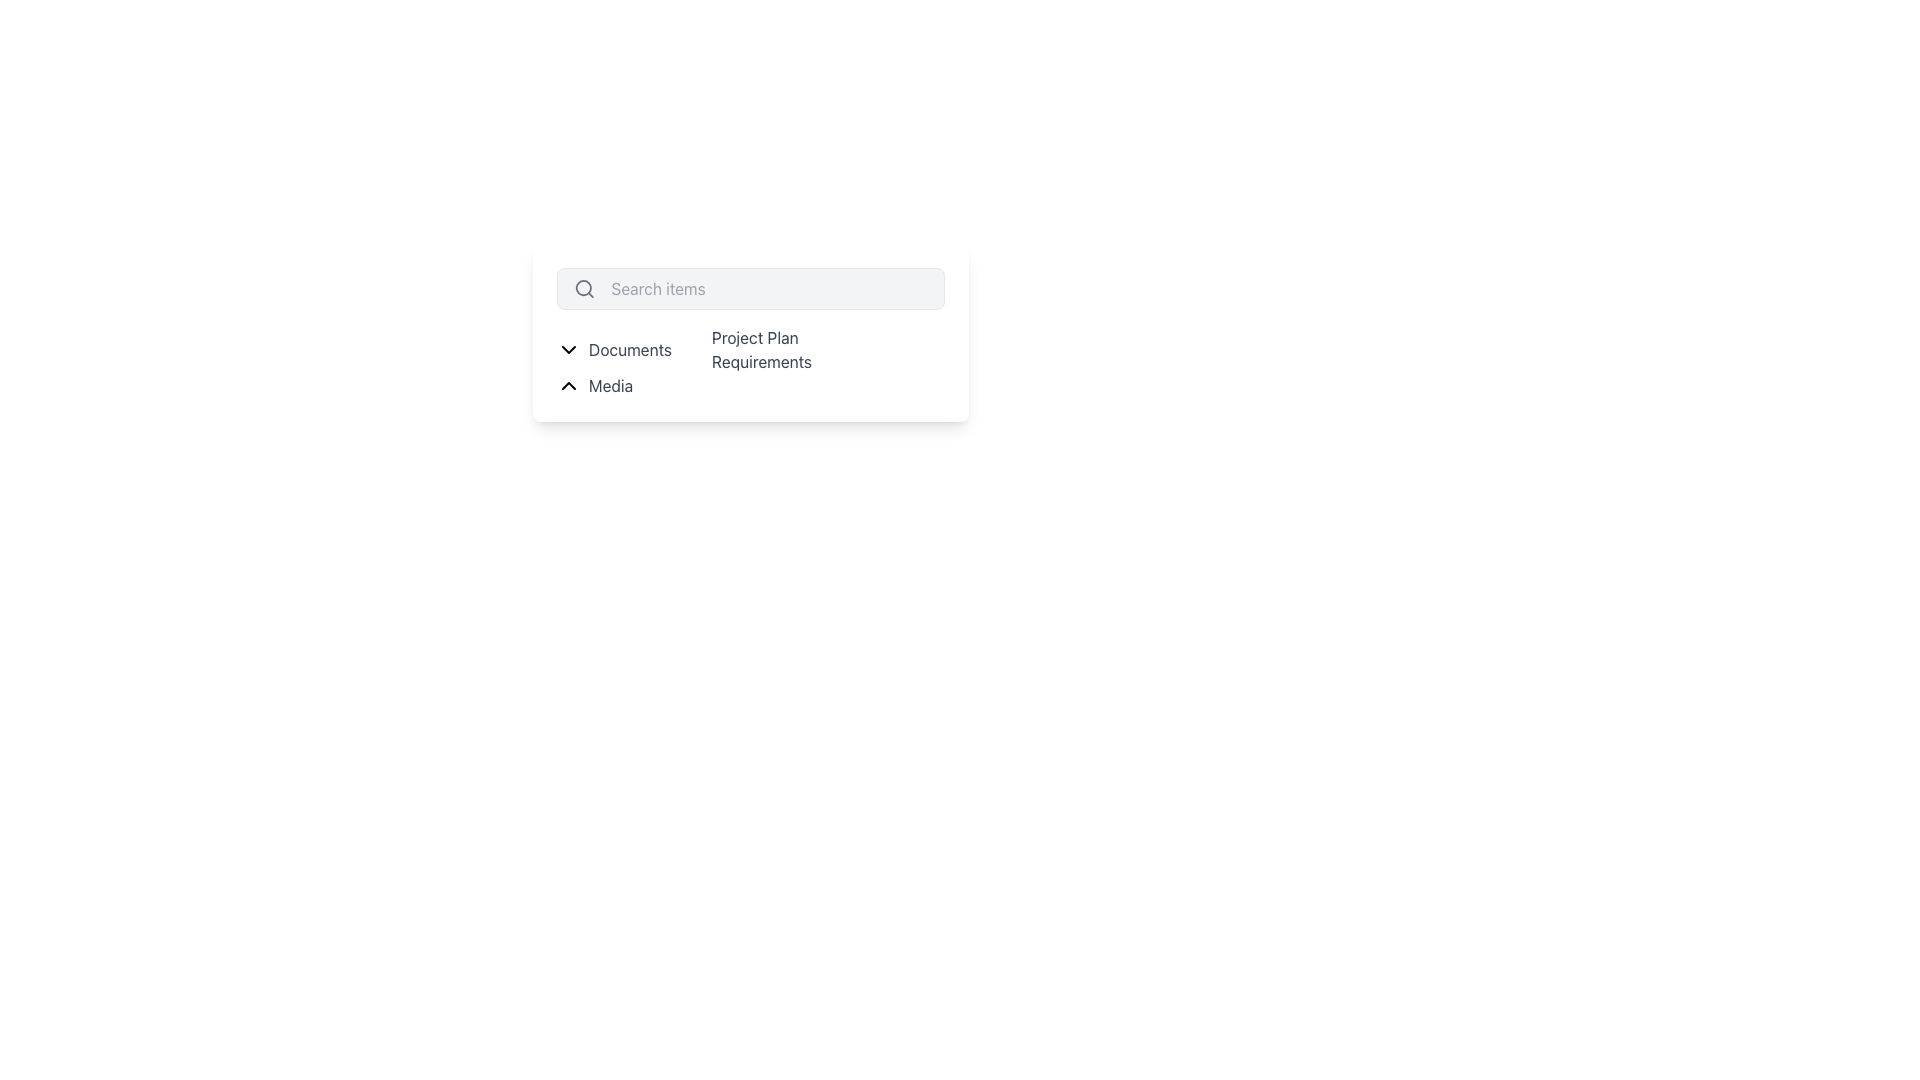 This screenshot has width=1920, height=1080. I want to click on the 'Requirements' Text Label located under the 'Documents' section, so click(761, 362).